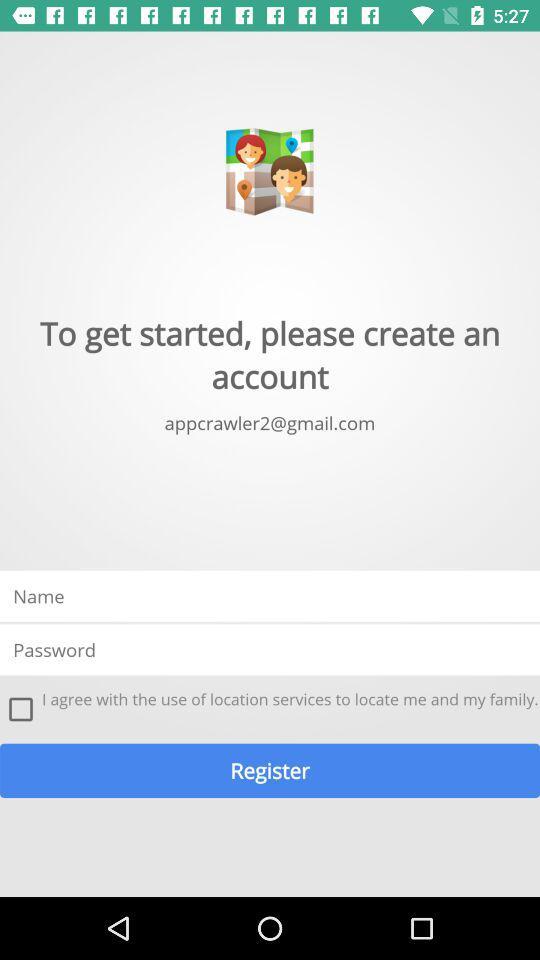 The image size is (540, 960). I want to click on name, so click(270, 596).